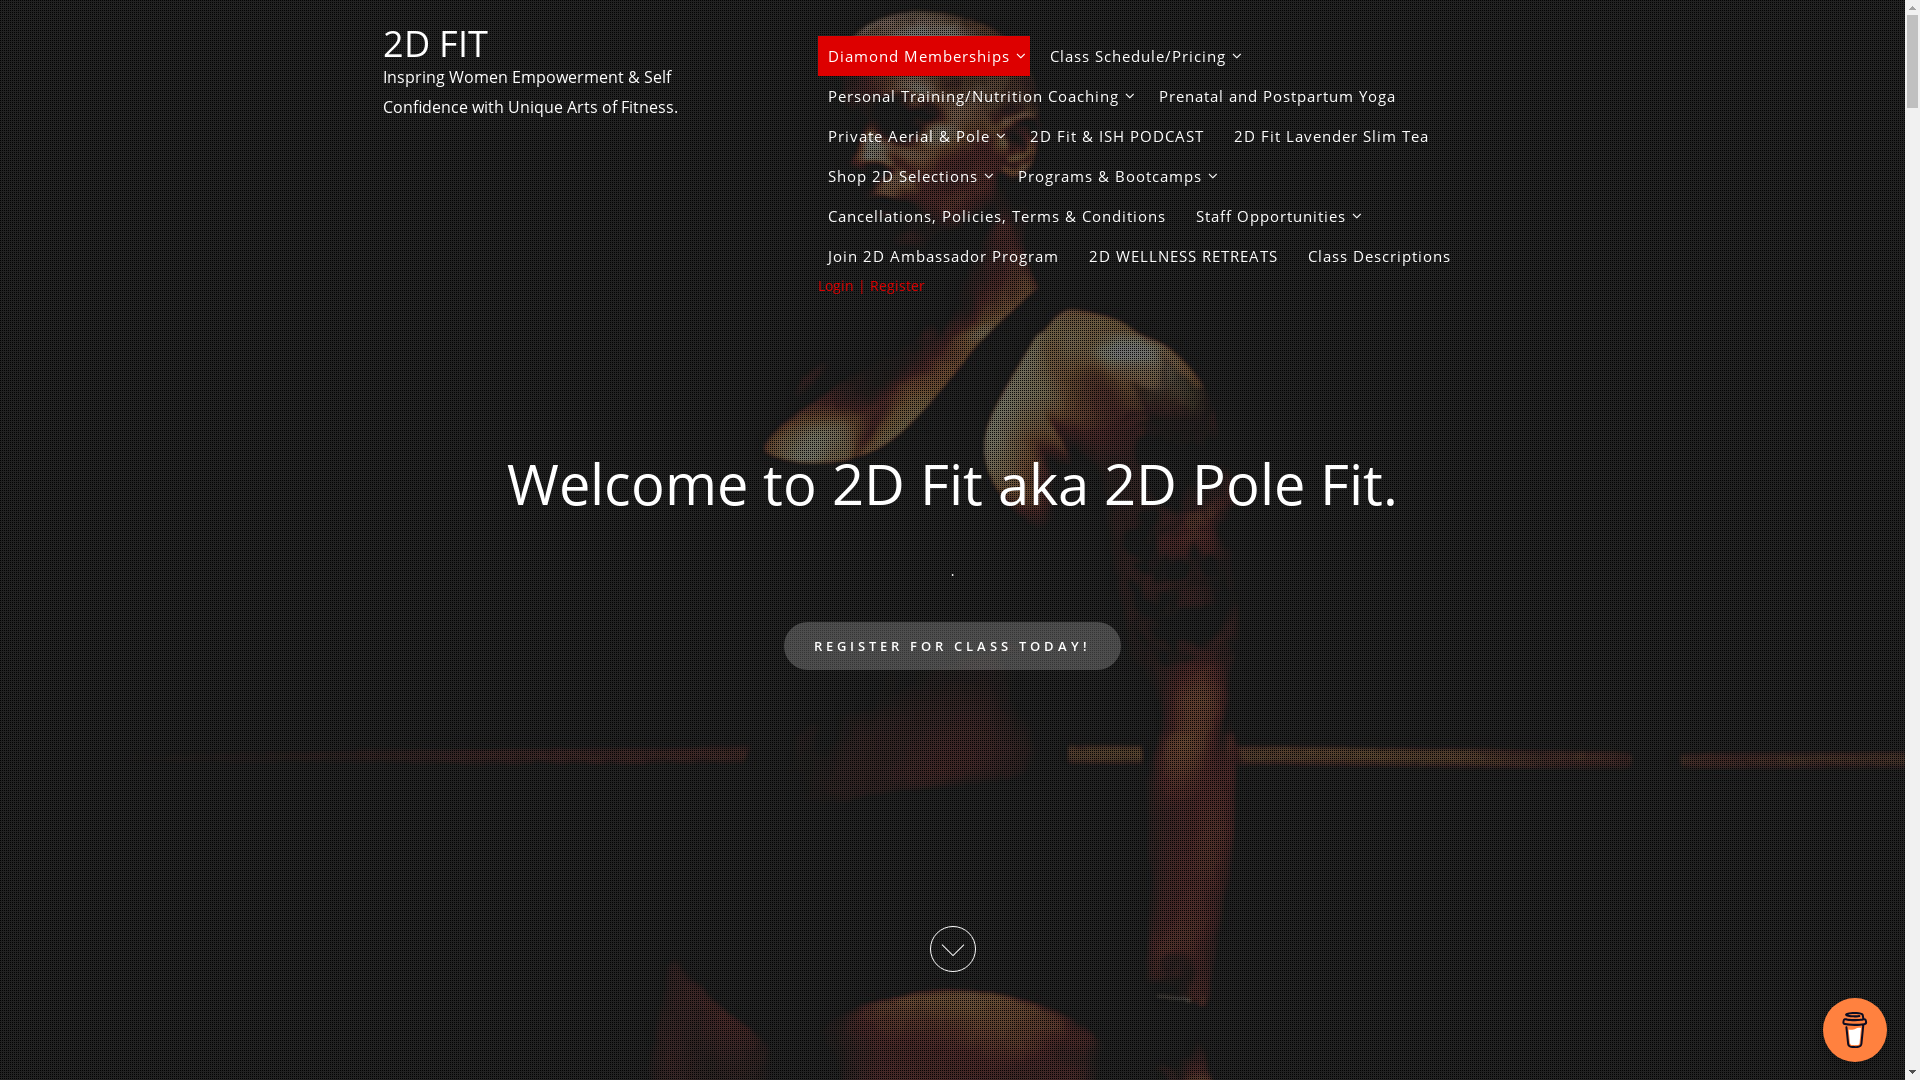 Image resolution: width=1920 pixels, height=1080 pixels. What do you see at coordinates (912, 135) in the screenshot?
I see `'Private Aerial & Pole'` at bounding box center [912, 135].